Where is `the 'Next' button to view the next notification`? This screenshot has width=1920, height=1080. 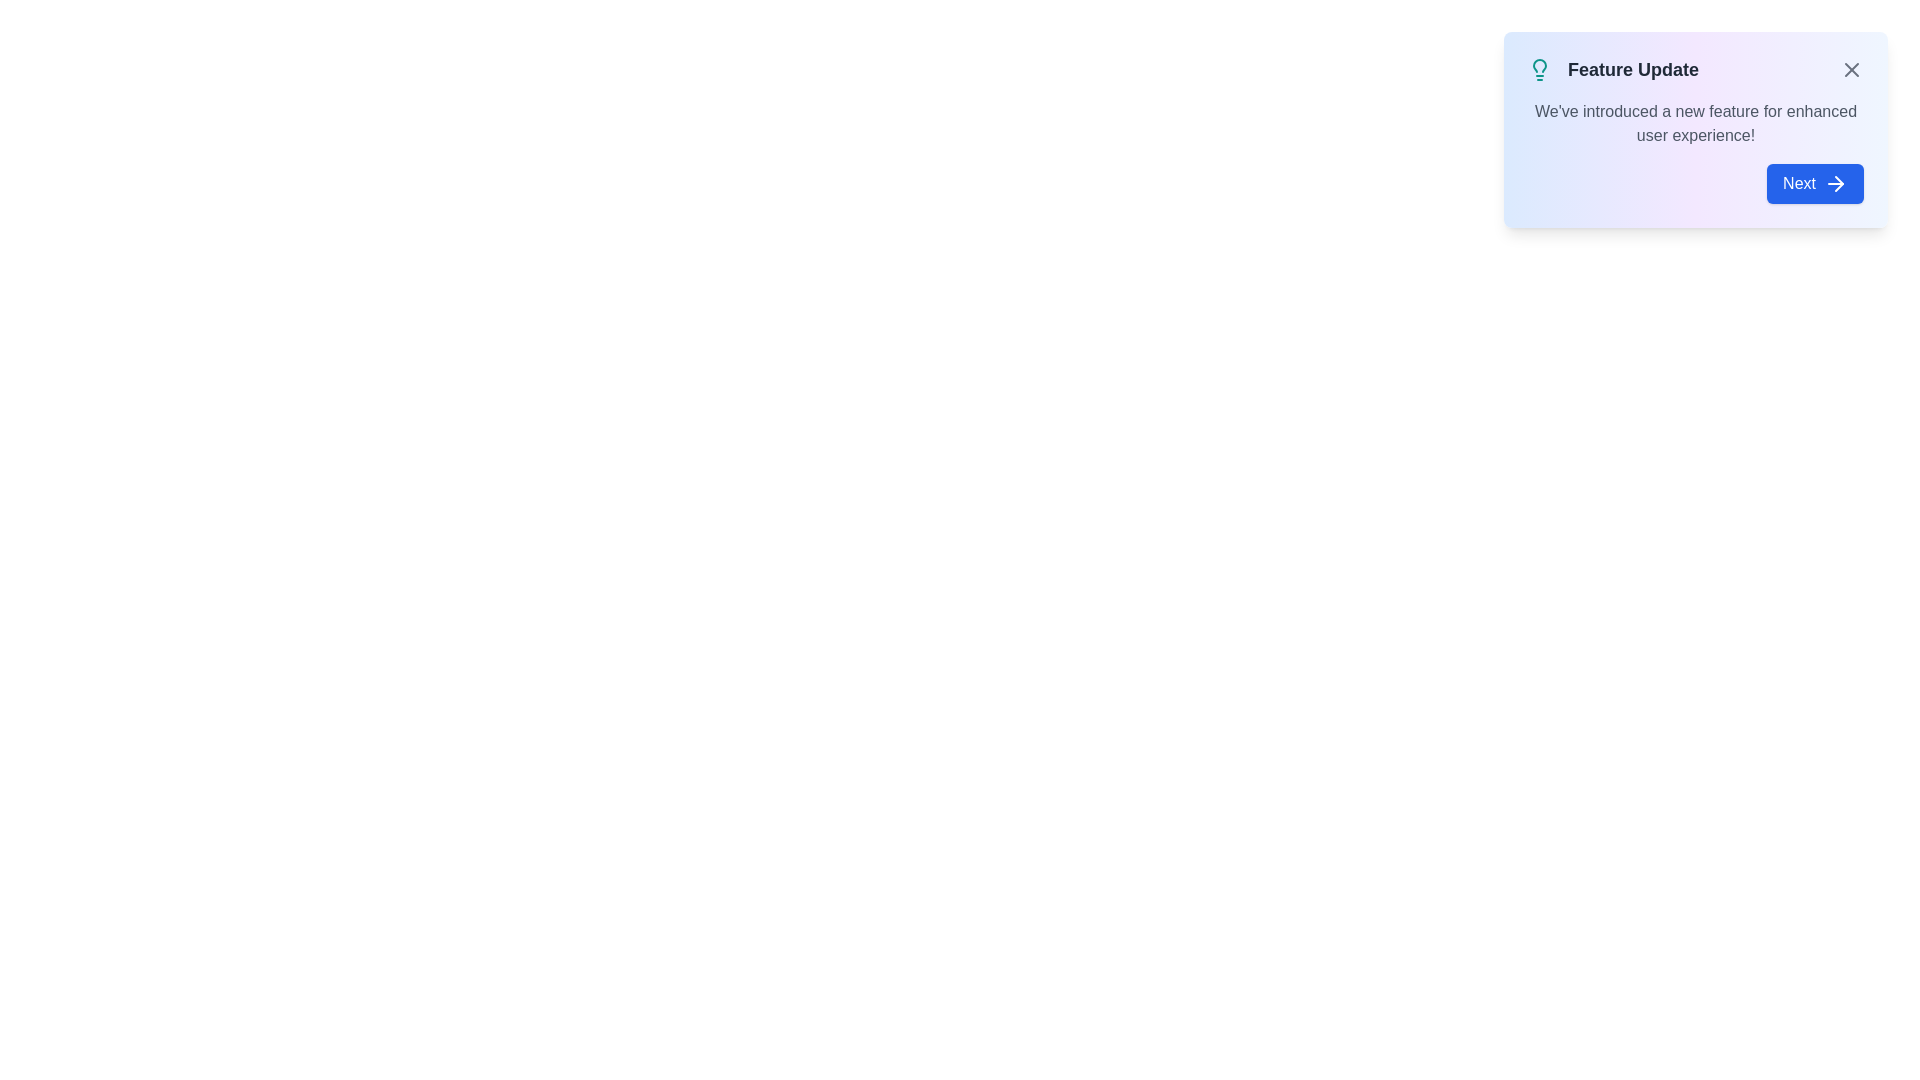 the 'Next' button to view the next notification is located at coordinates (1814, 184).